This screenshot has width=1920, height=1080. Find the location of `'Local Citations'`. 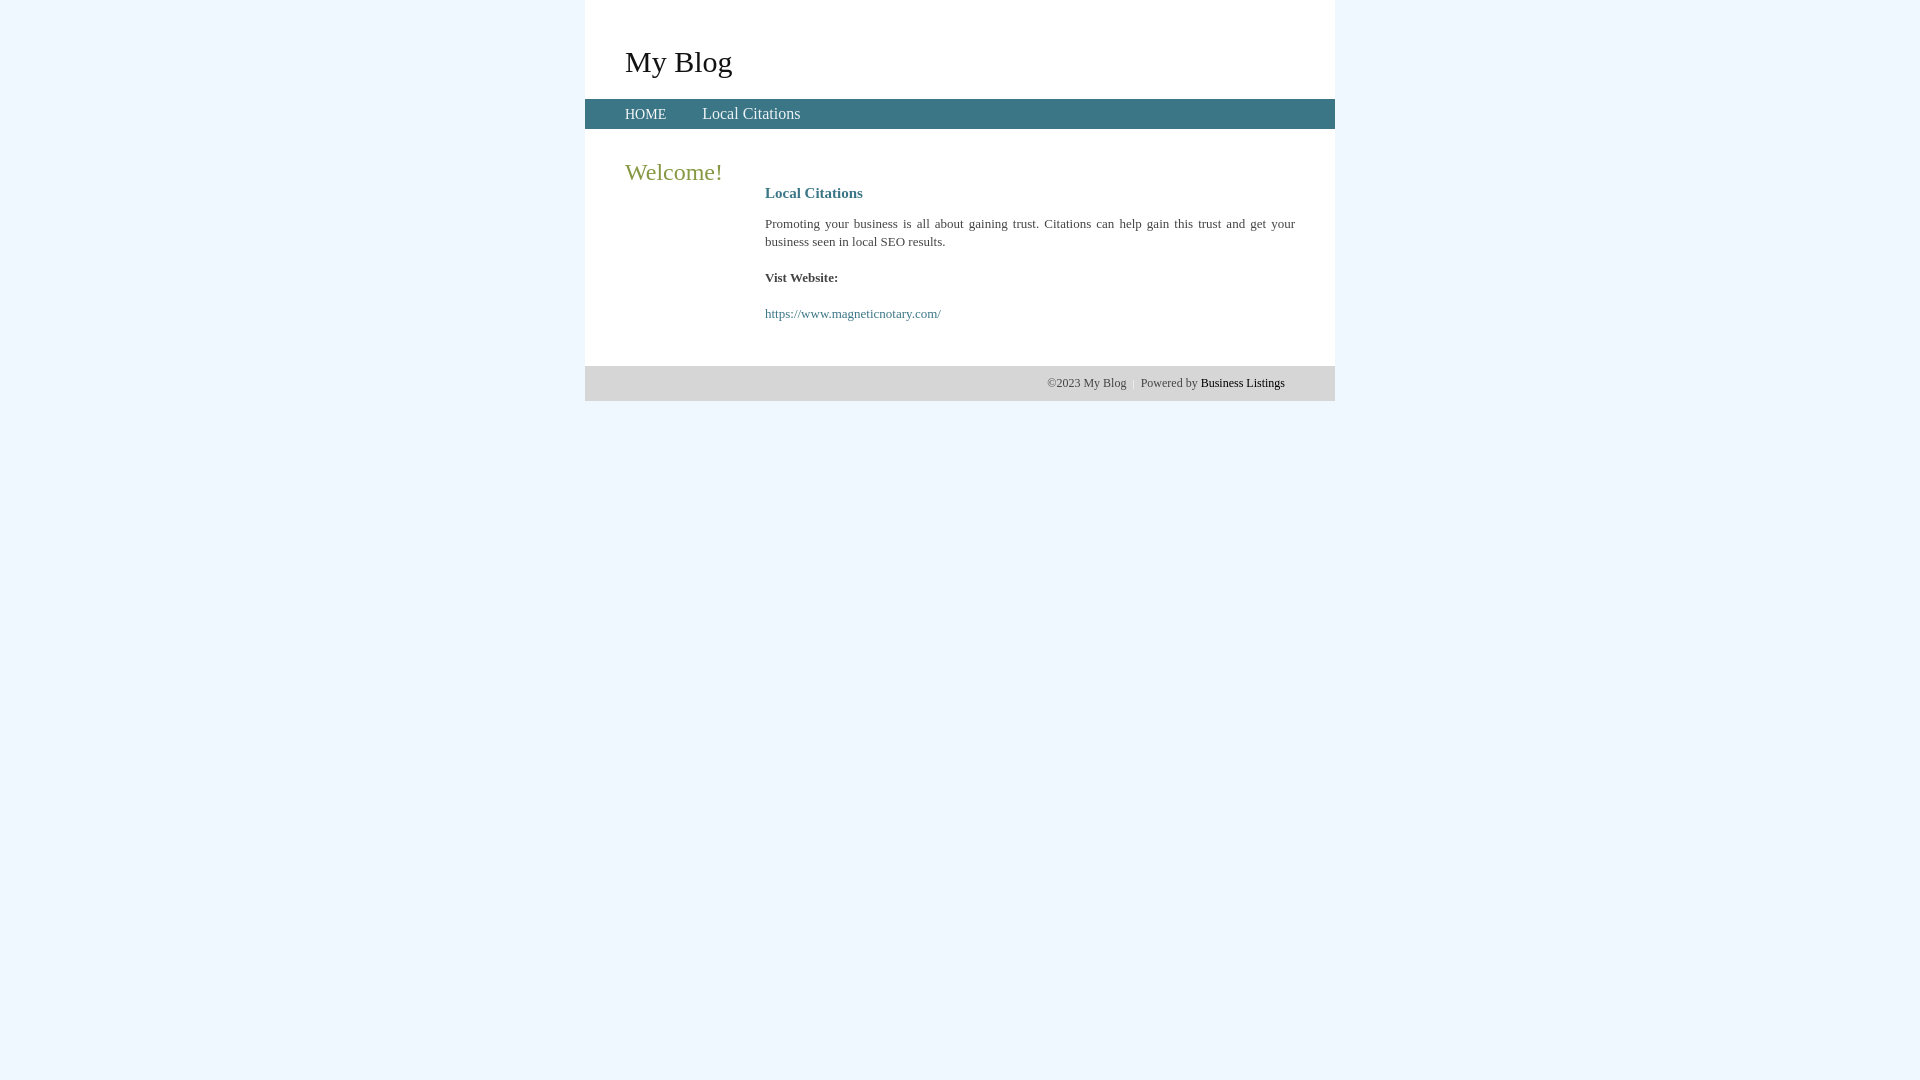

'Local Citations' is located at coordinates (749, 113).